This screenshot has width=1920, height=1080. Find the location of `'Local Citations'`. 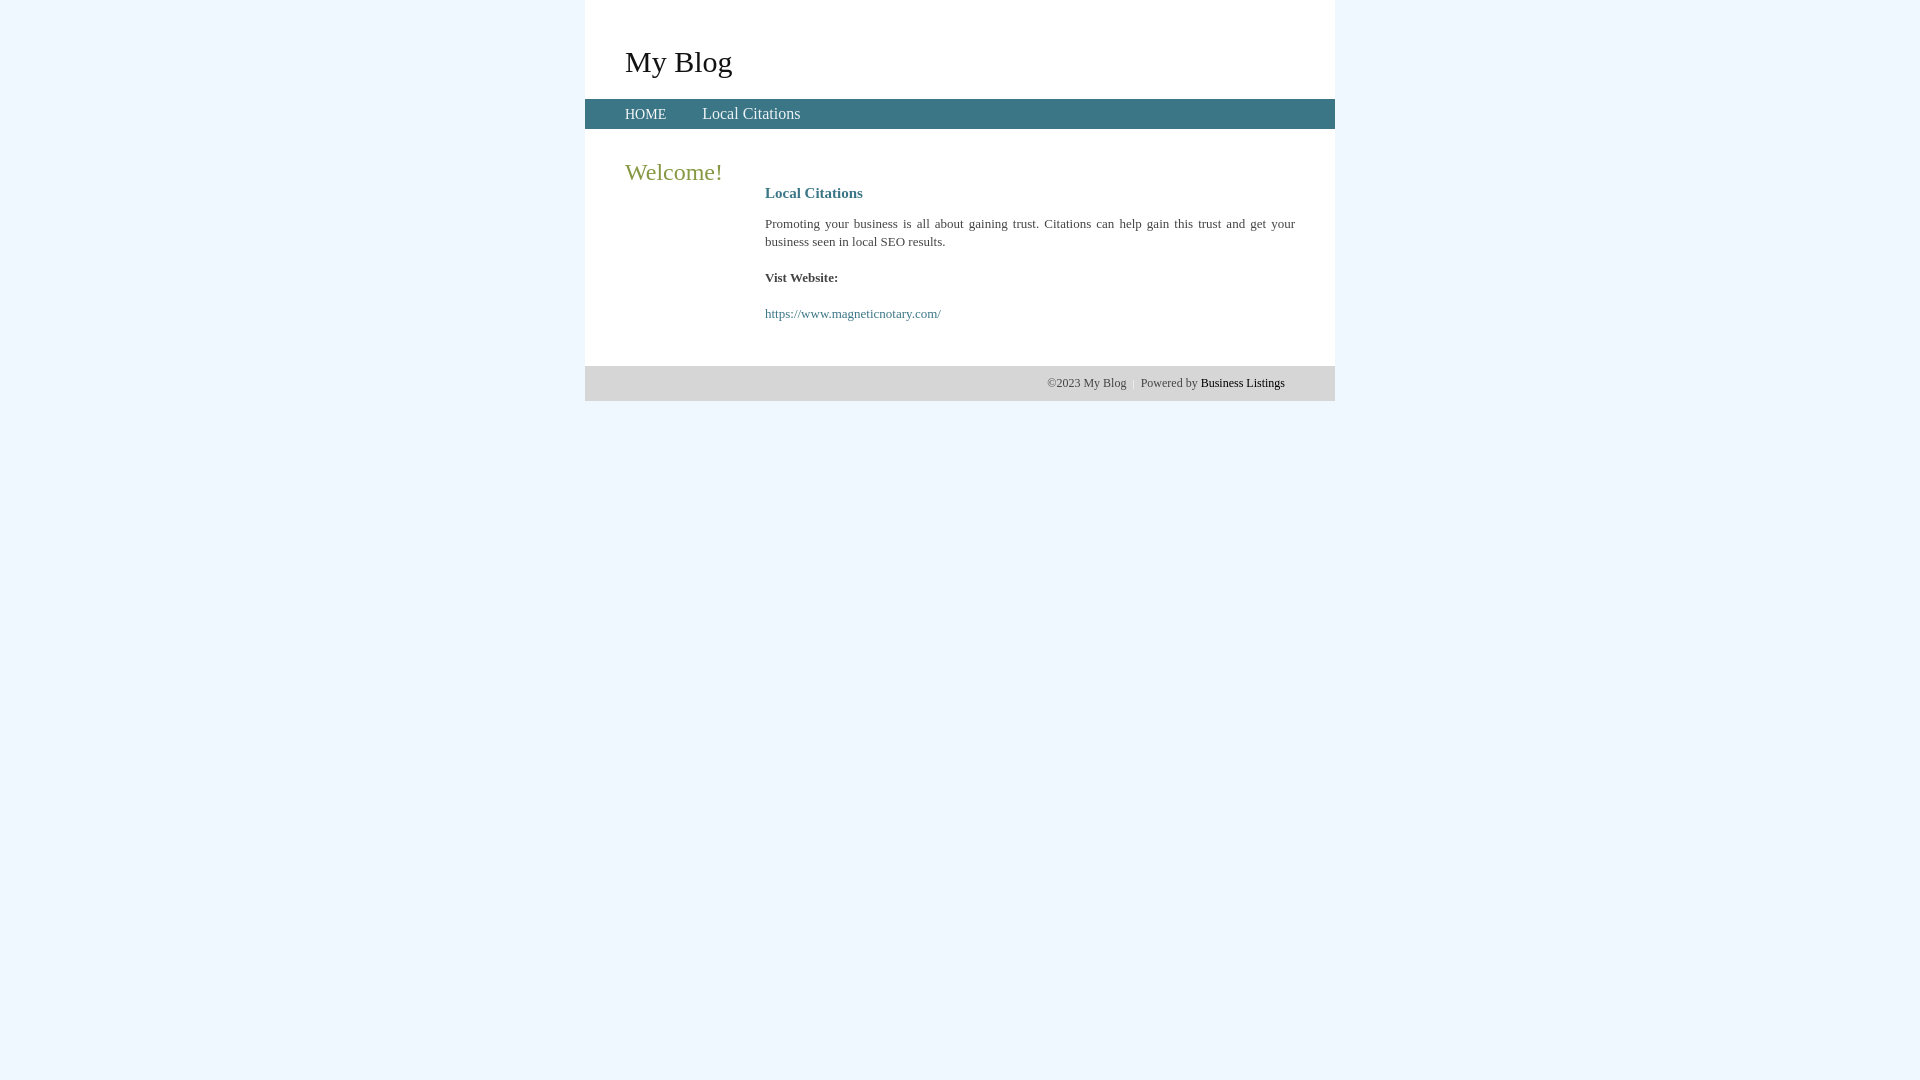

'Local Citations' is located at coordinates (749, 113).